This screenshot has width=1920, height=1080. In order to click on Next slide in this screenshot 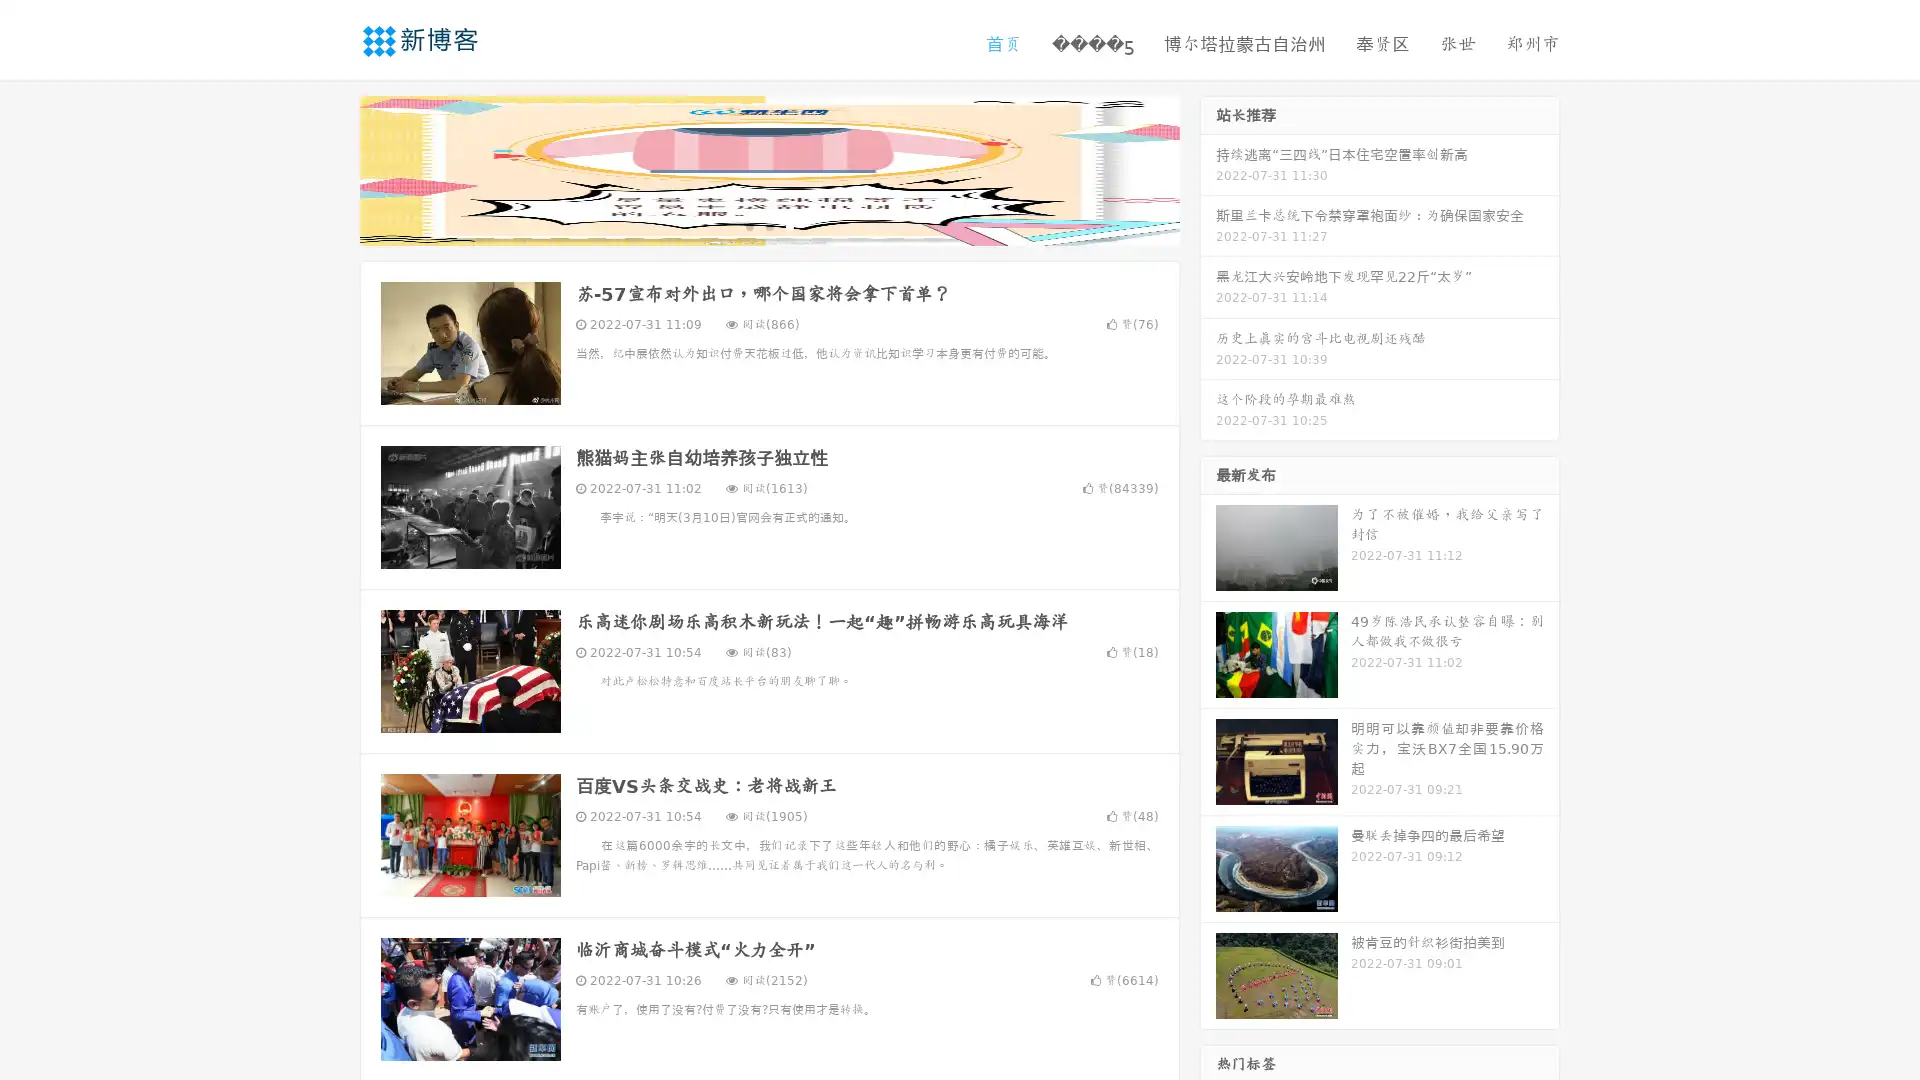, I will do `click(1208, 168)`.